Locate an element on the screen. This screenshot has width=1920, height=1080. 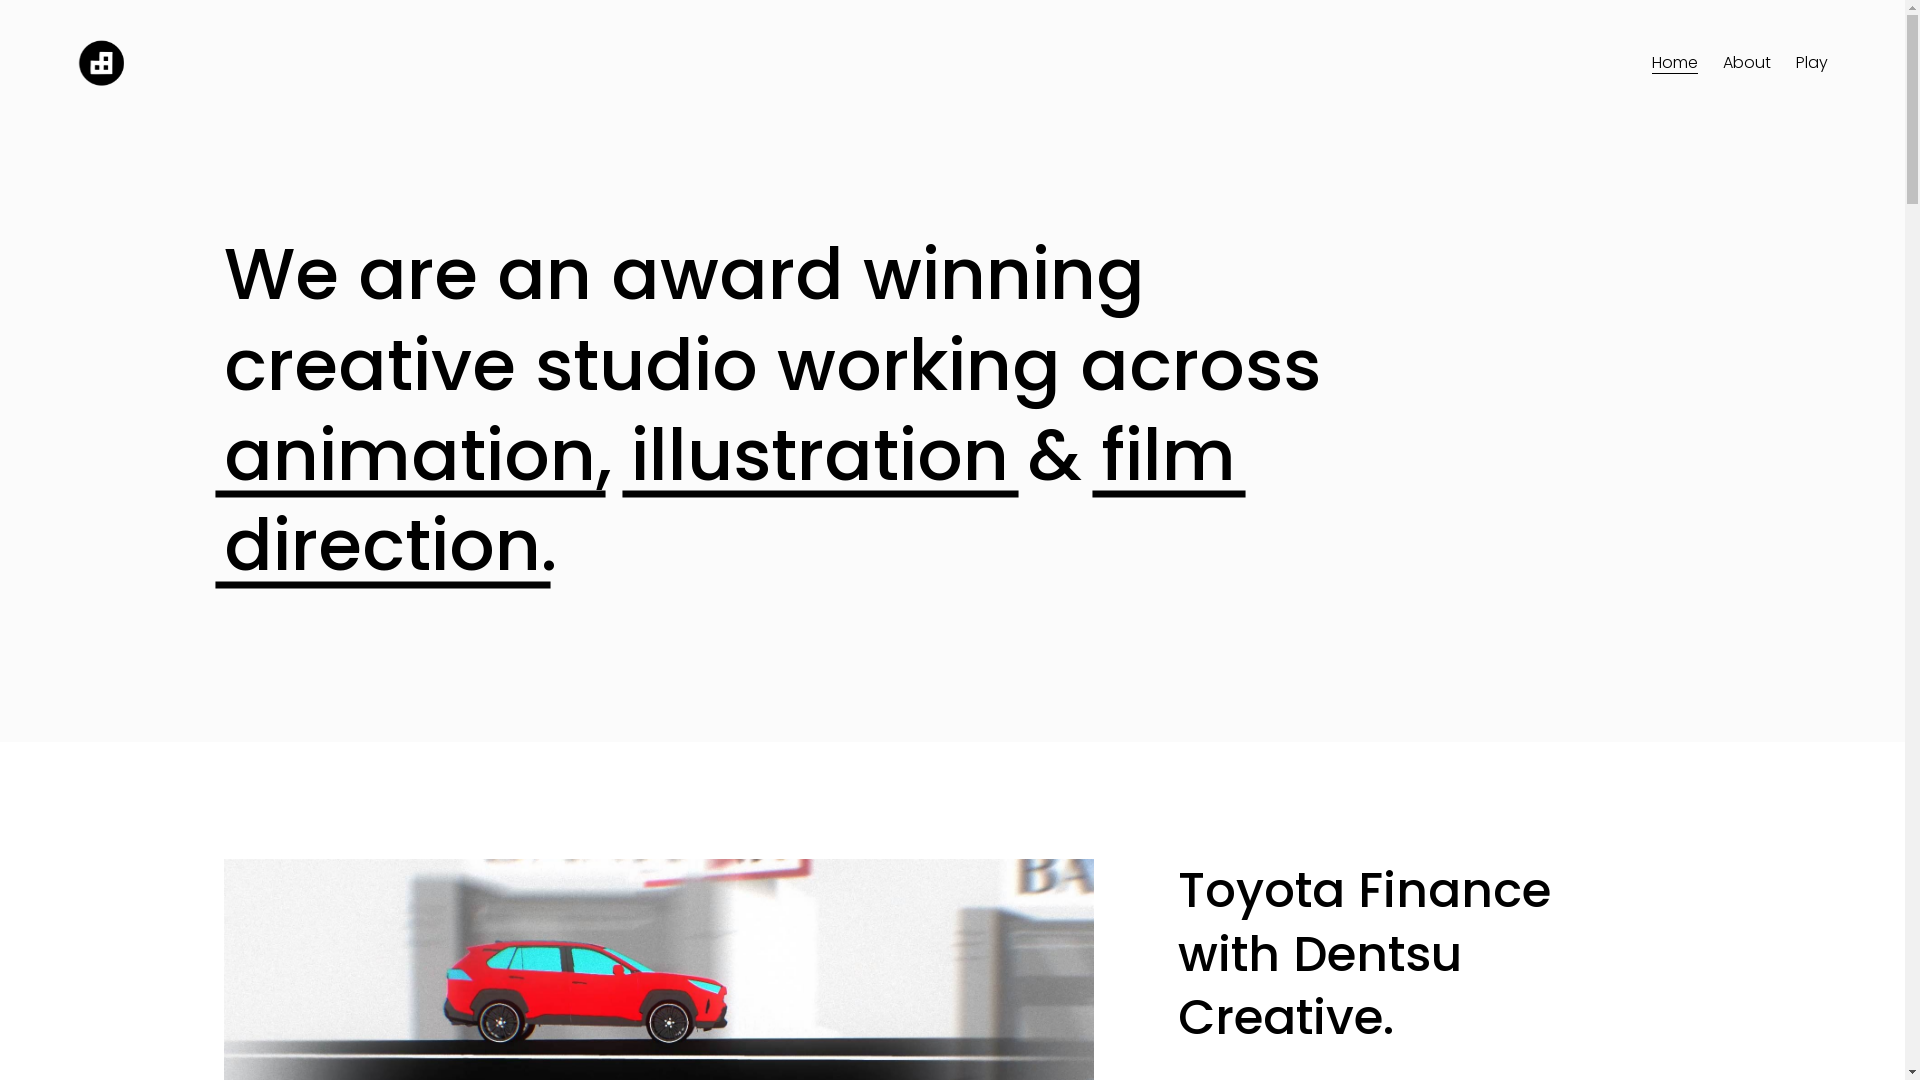
'Home' is located at coordinates (1675, 63).